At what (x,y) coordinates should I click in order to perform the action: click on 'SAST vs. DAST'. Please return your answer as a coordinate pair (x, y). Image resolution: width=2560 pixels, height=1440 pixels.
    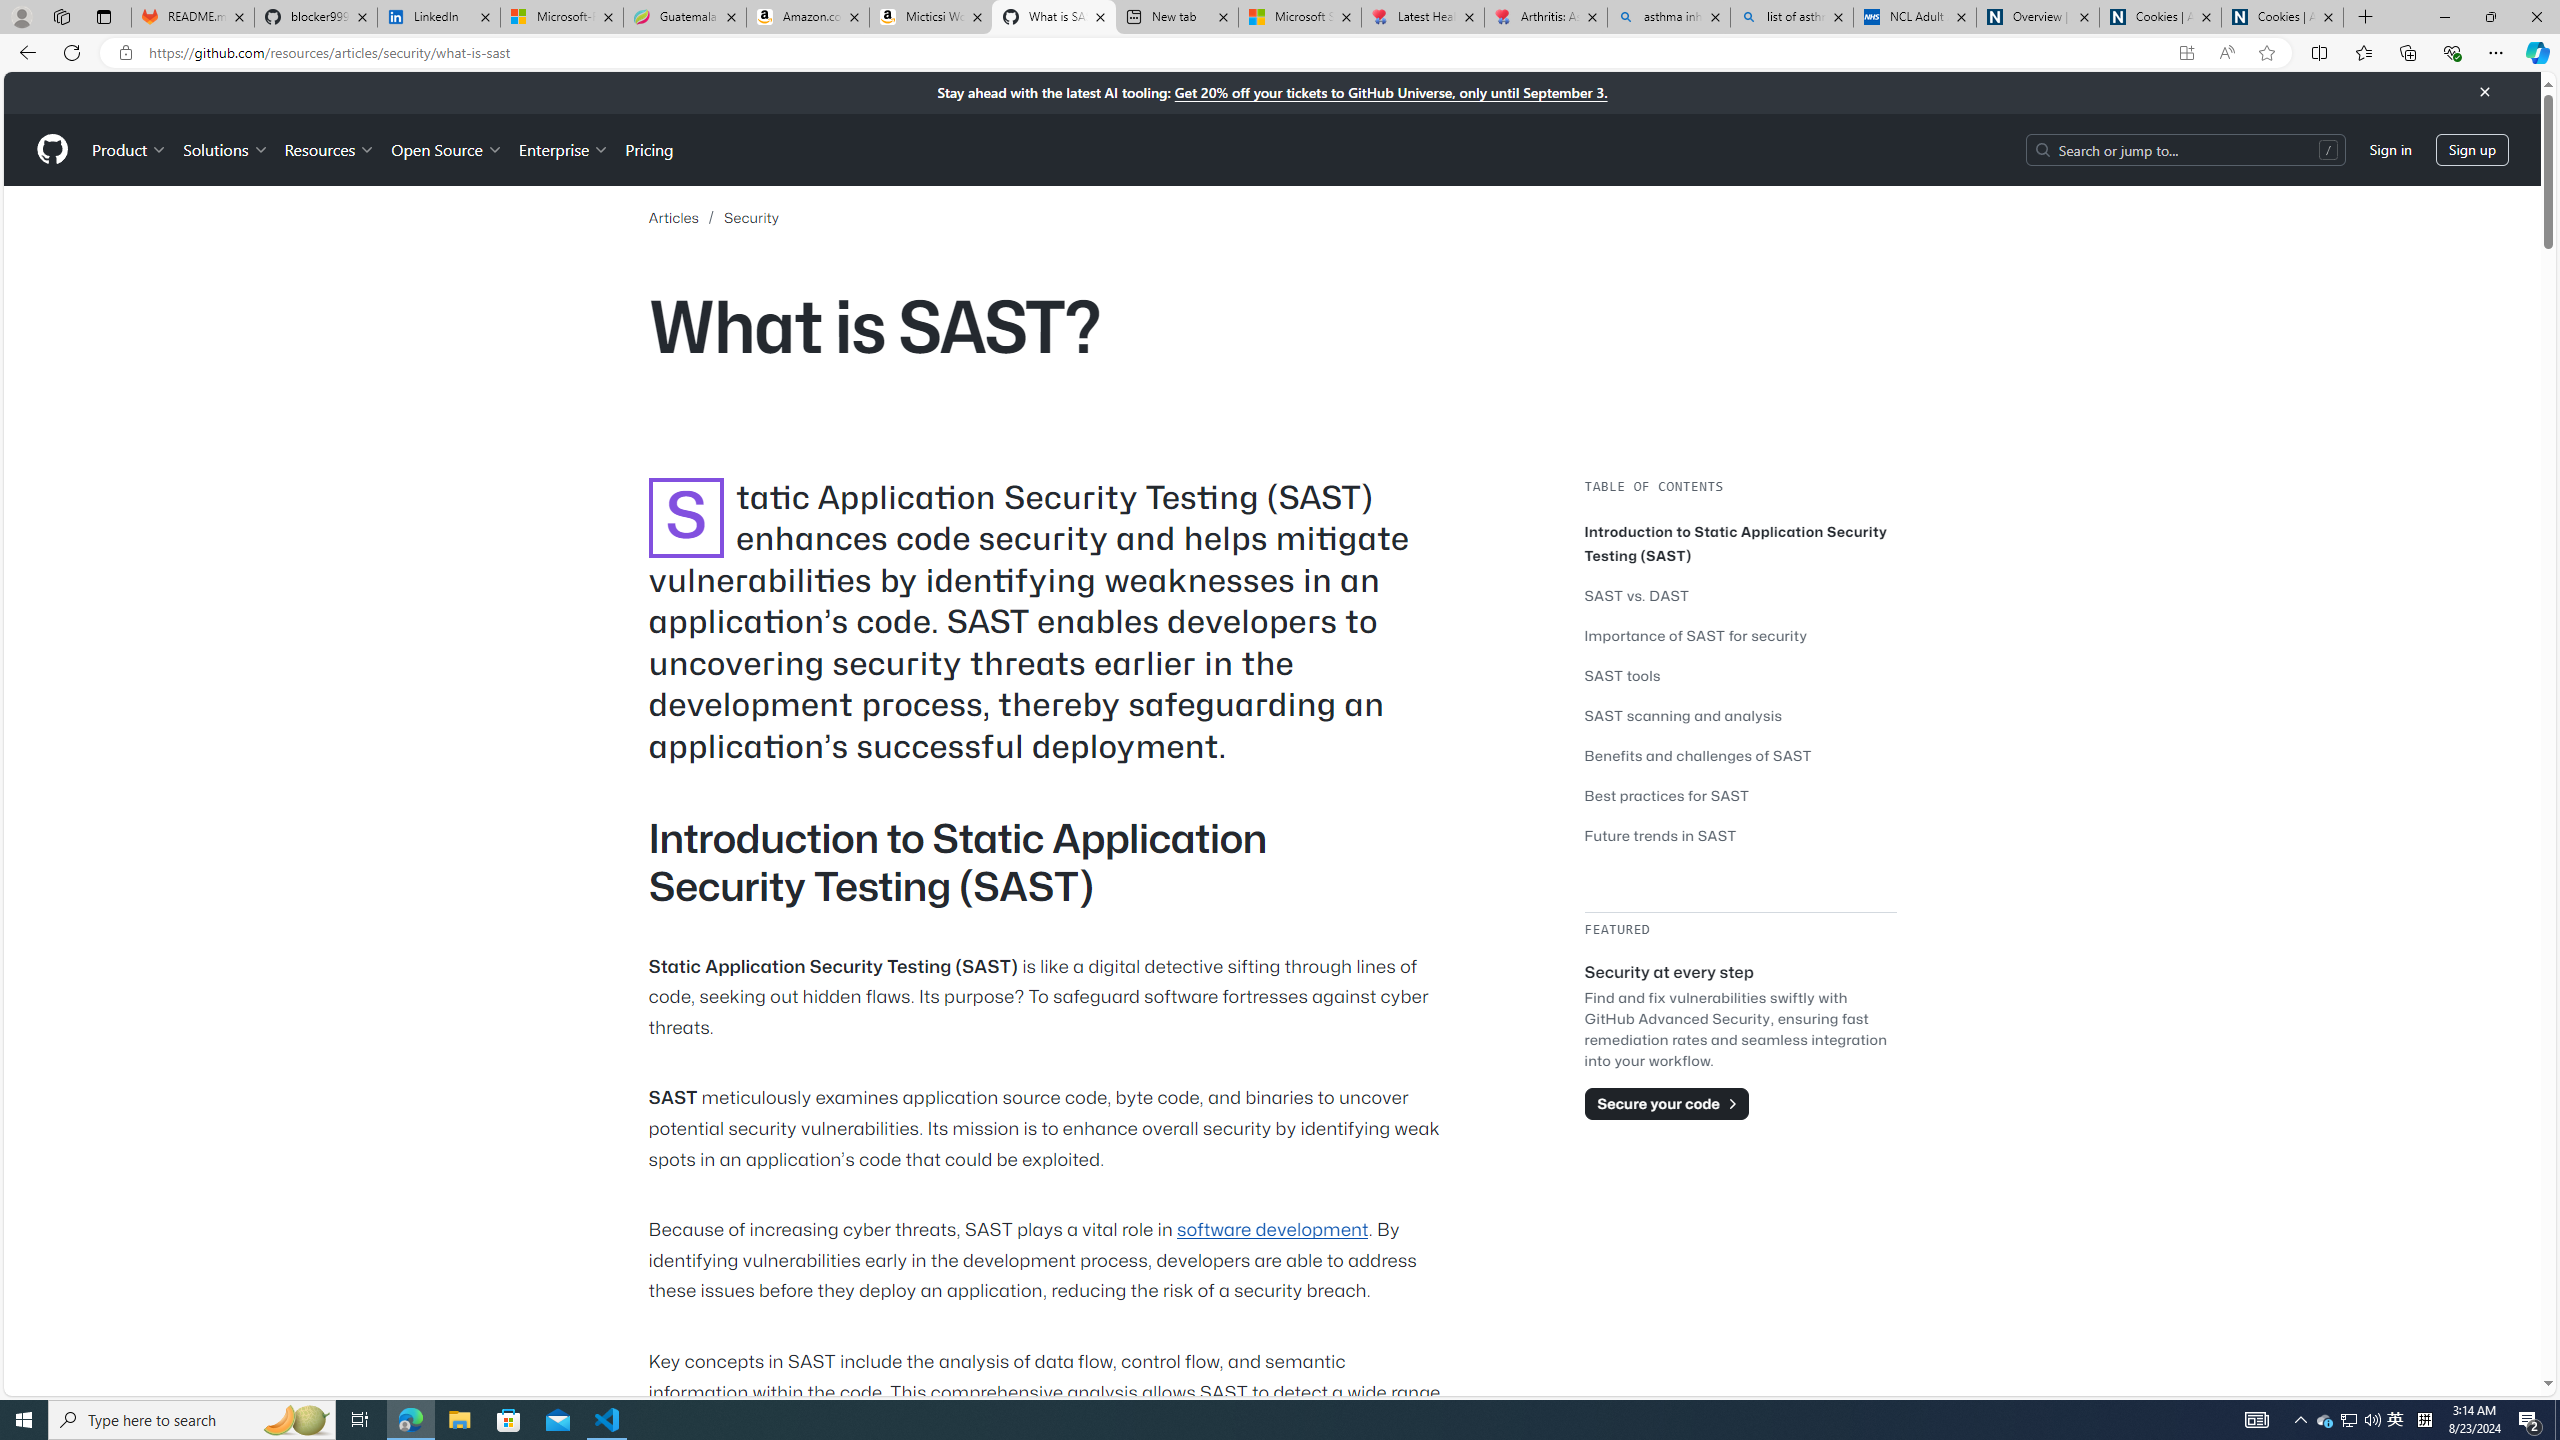
    Looking at the image, I should click on (1740, 594).